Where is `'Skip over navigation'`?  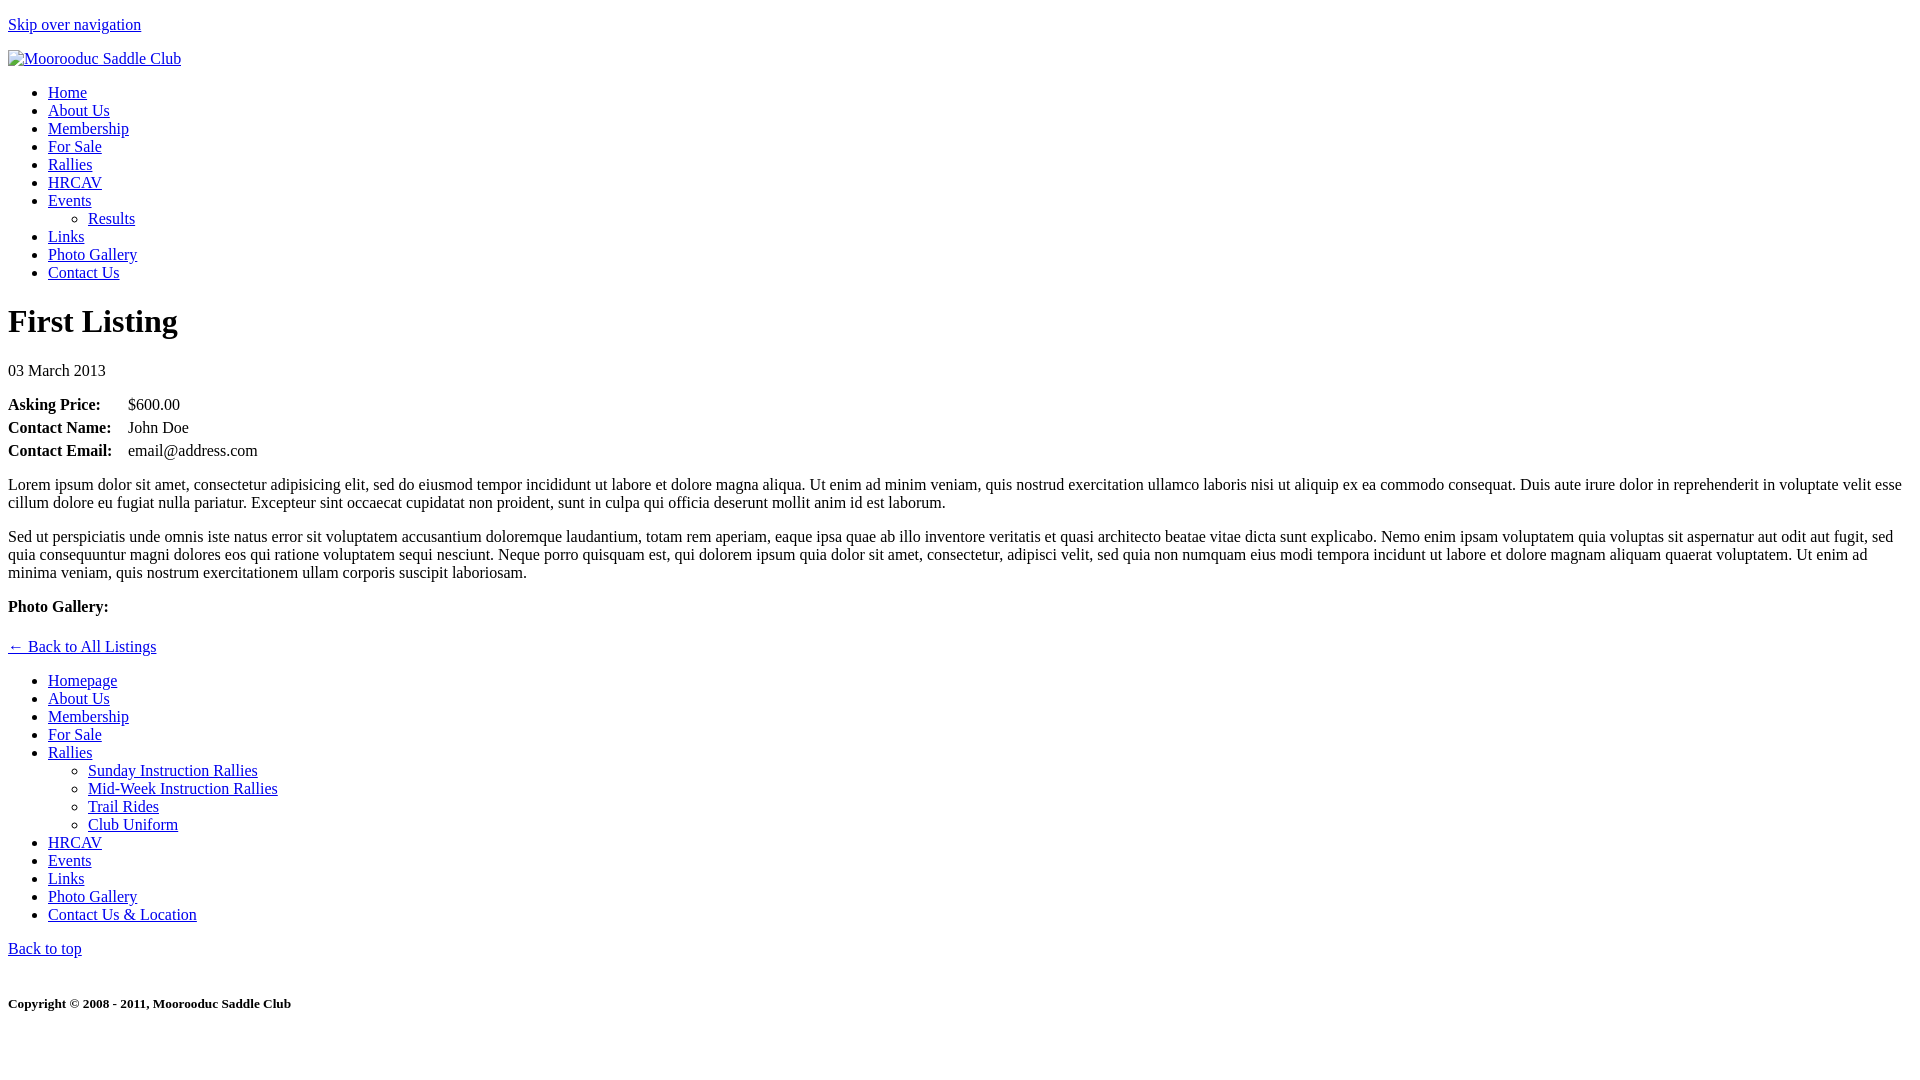
'Skip over navigation' is located at coordinates (74, 24).